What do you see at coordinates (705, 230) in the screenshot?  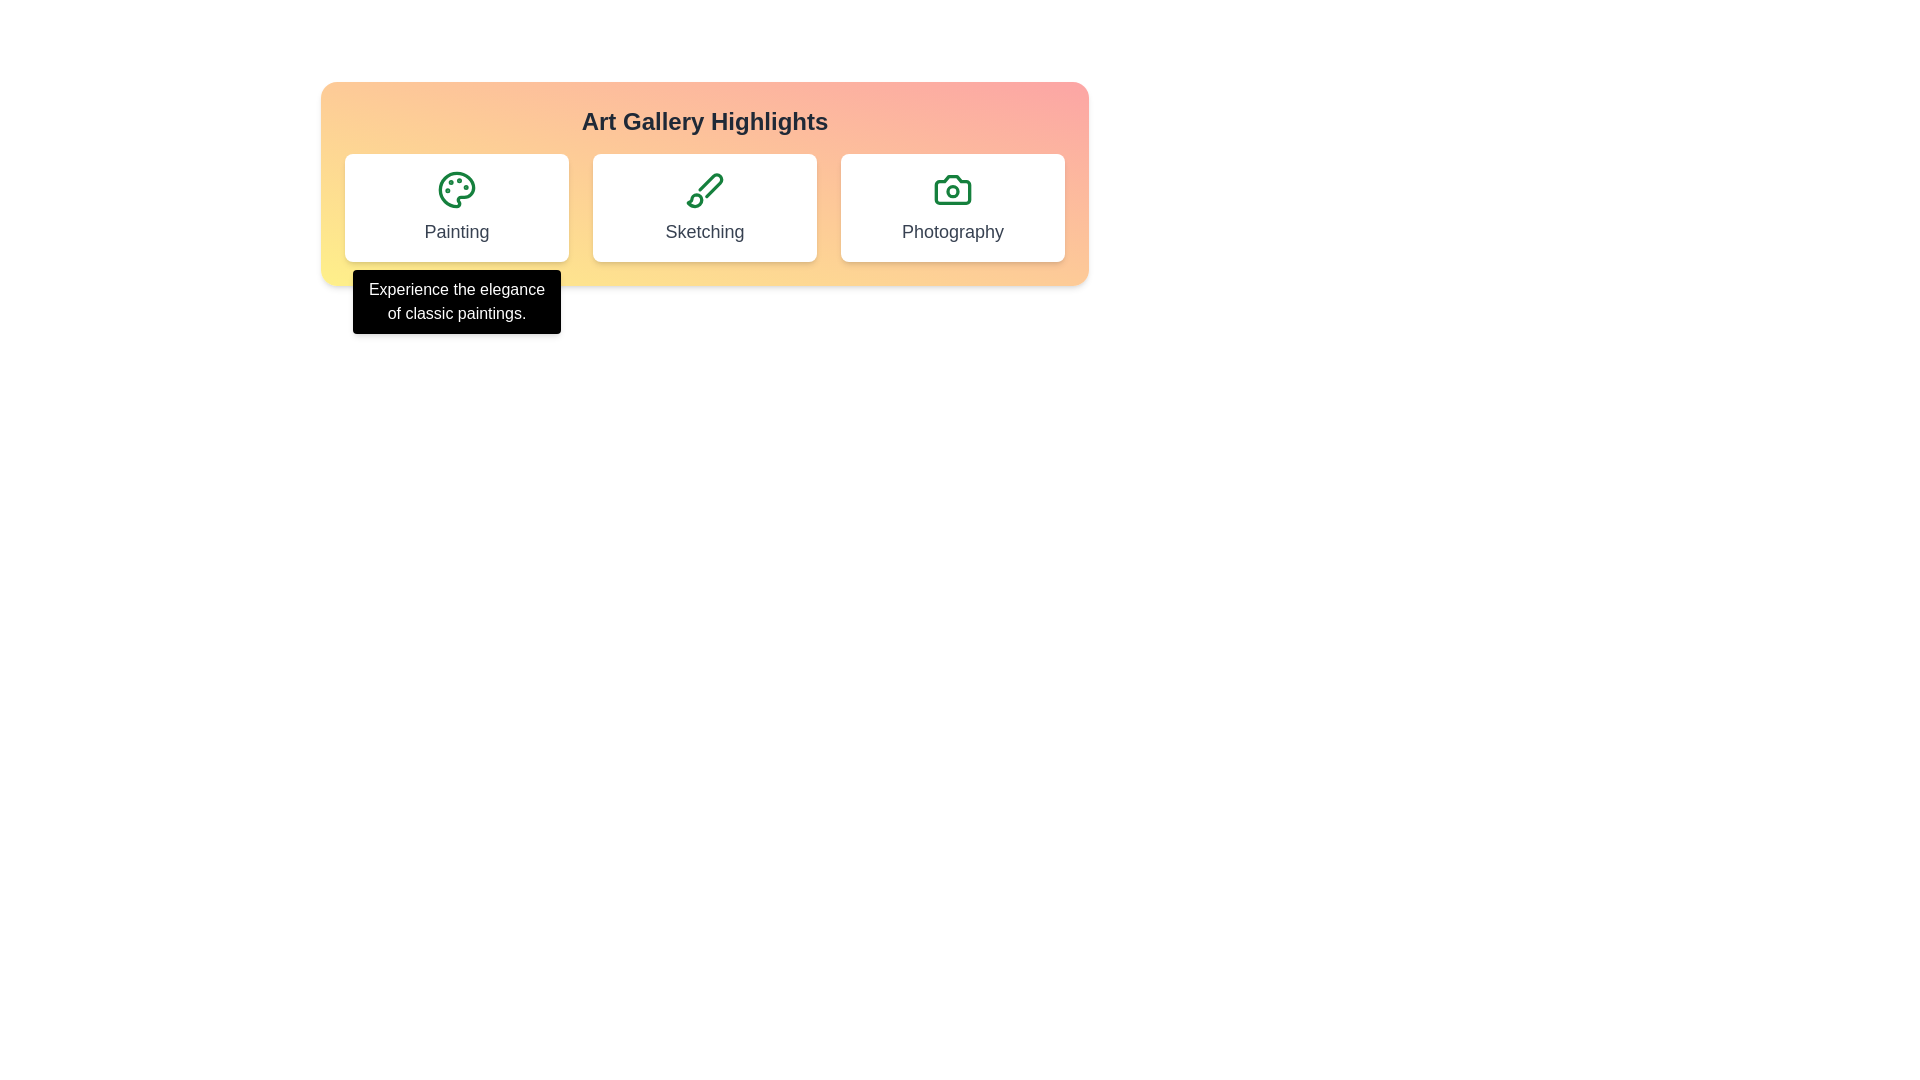 I see `the text label indicating the subject 'Sketching', which is centrally located between the cards labeled 'Painting' and 'Photography'` at bounding box center [705, 230].